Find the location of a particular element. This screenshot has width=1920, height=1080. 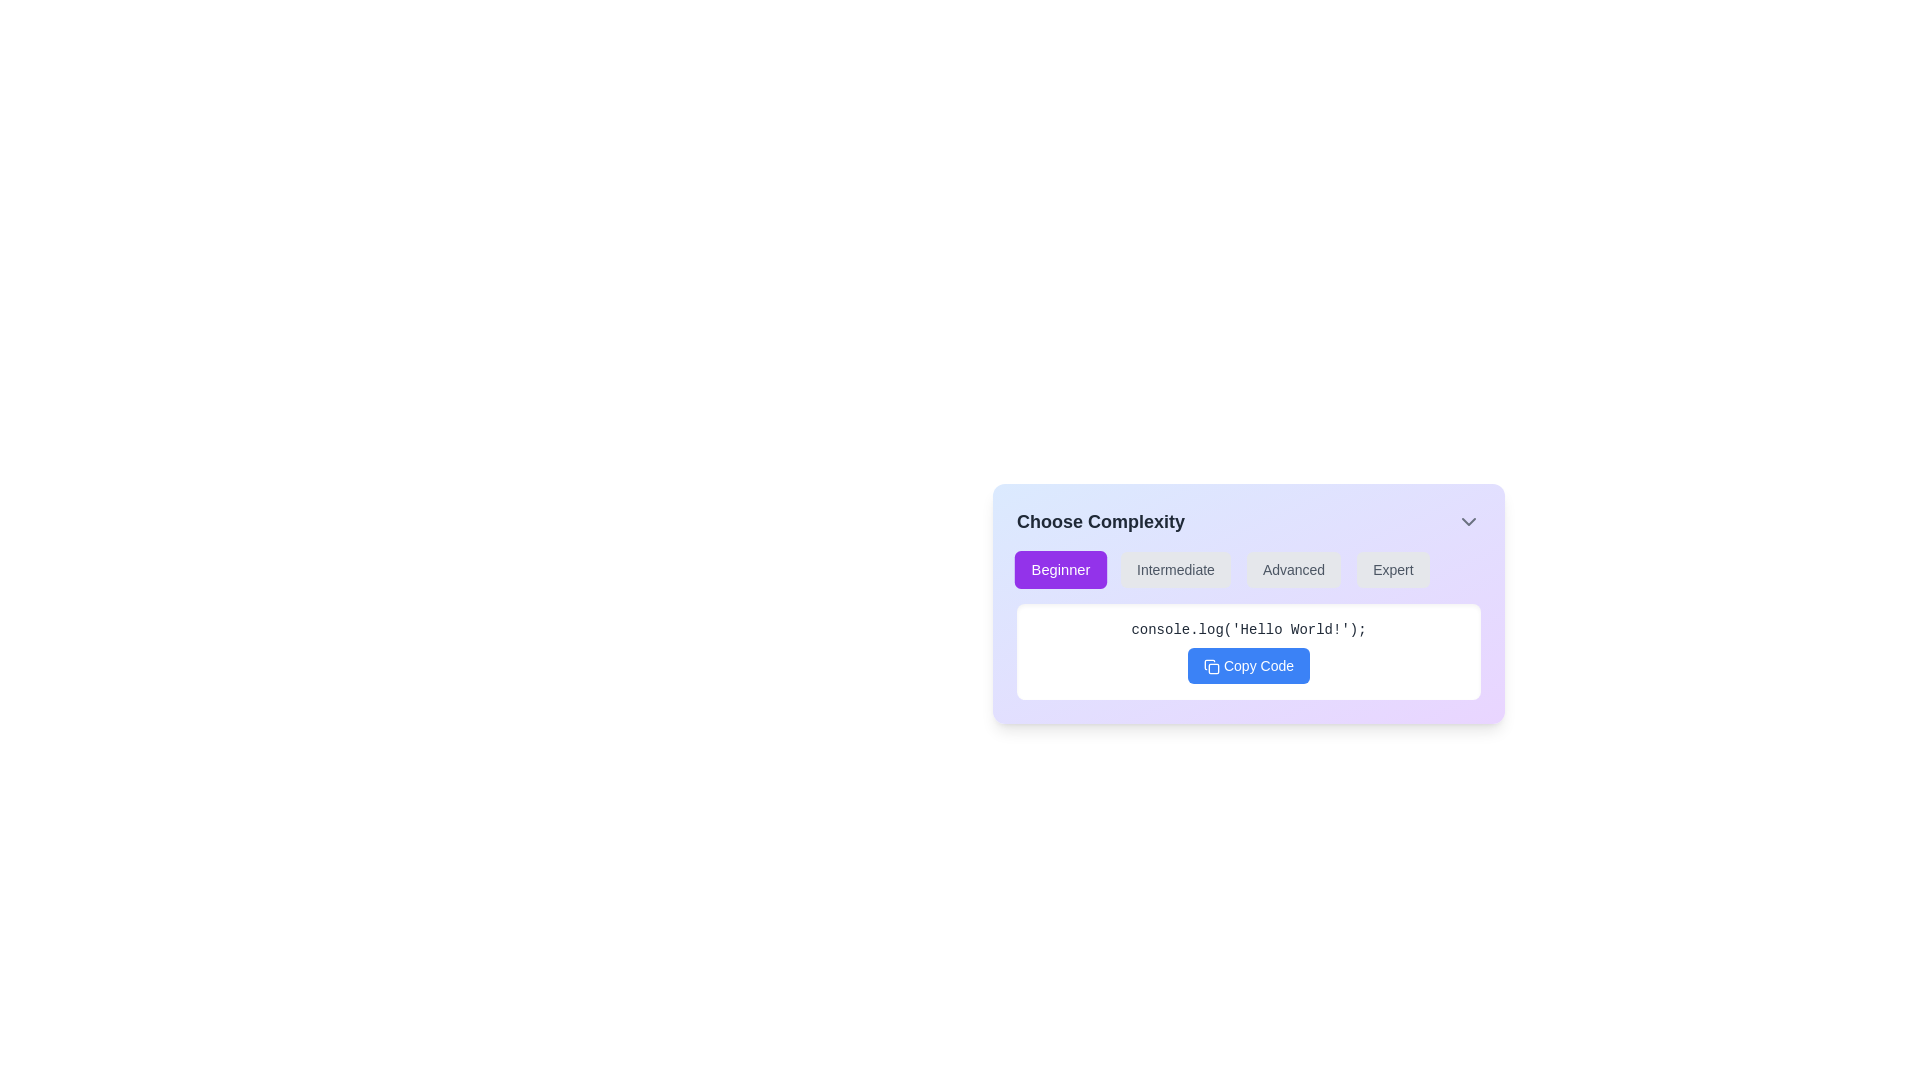

the 'Beginner' button with a purple background and white text is located at coordinates (1059, 570).